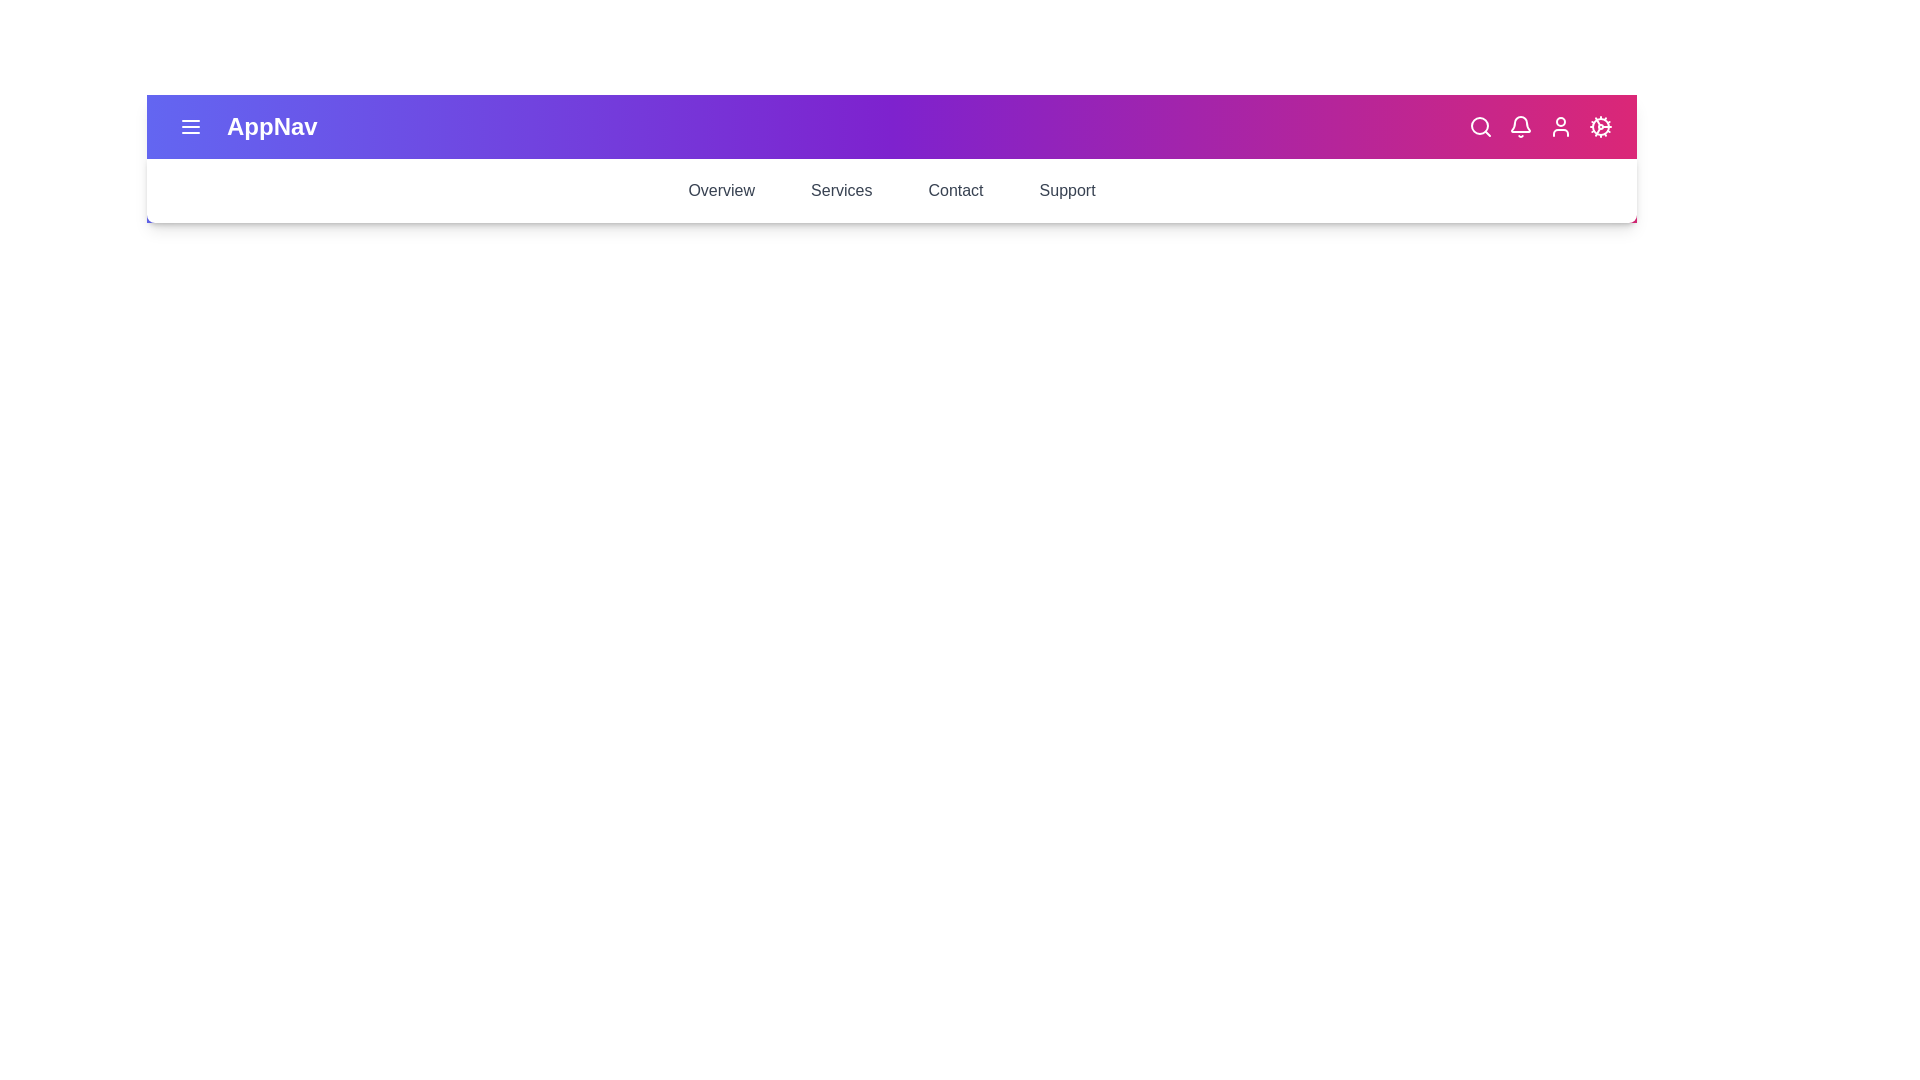 The width and height of the screenshot is (1920, 1080). Describe the element at coordinates (840, 191) in the screenshot. I see `the 'Services' menu item to navigate to the services section` at that location.